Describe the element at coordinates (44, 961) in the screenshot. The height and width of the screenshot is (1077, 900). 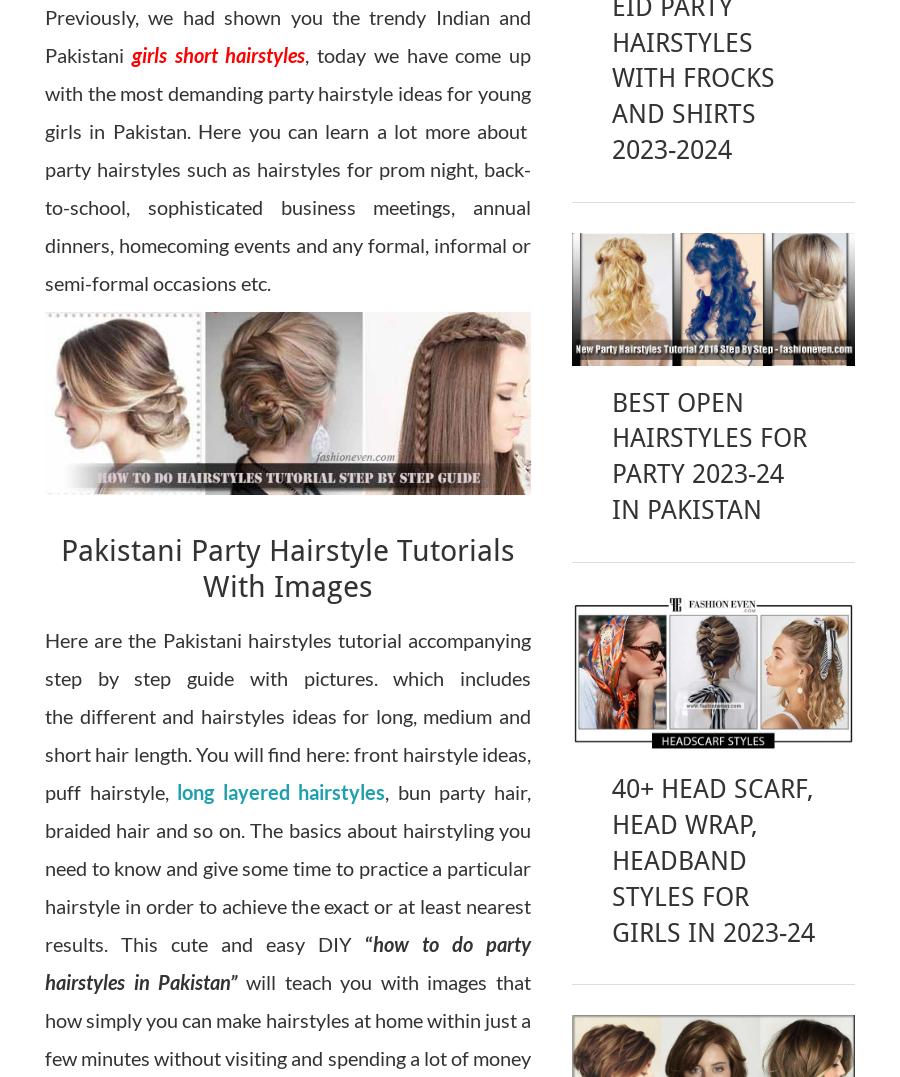
I see `'how to do party hairstyles in Pakistan”'` at that location.